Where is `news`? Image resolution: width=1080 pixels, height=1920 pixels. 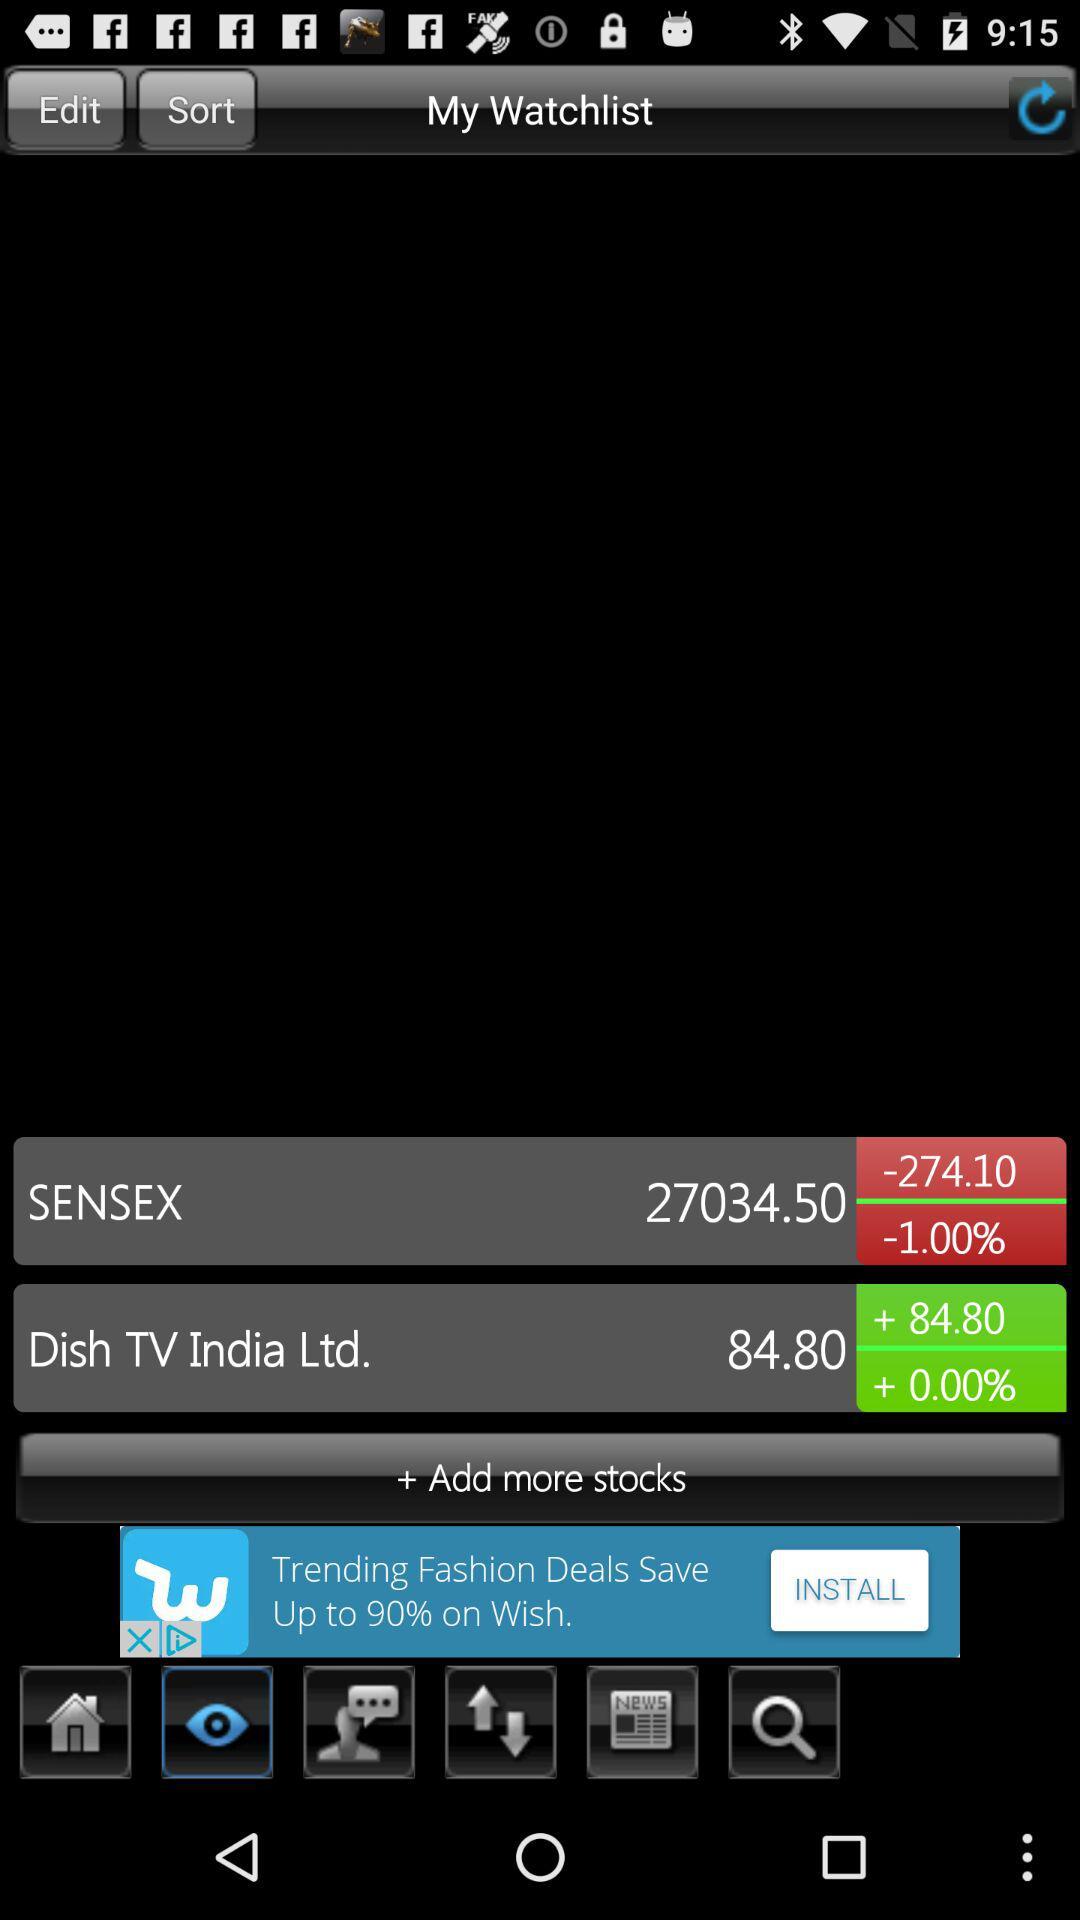 news is located at coordinates (643, 1727).